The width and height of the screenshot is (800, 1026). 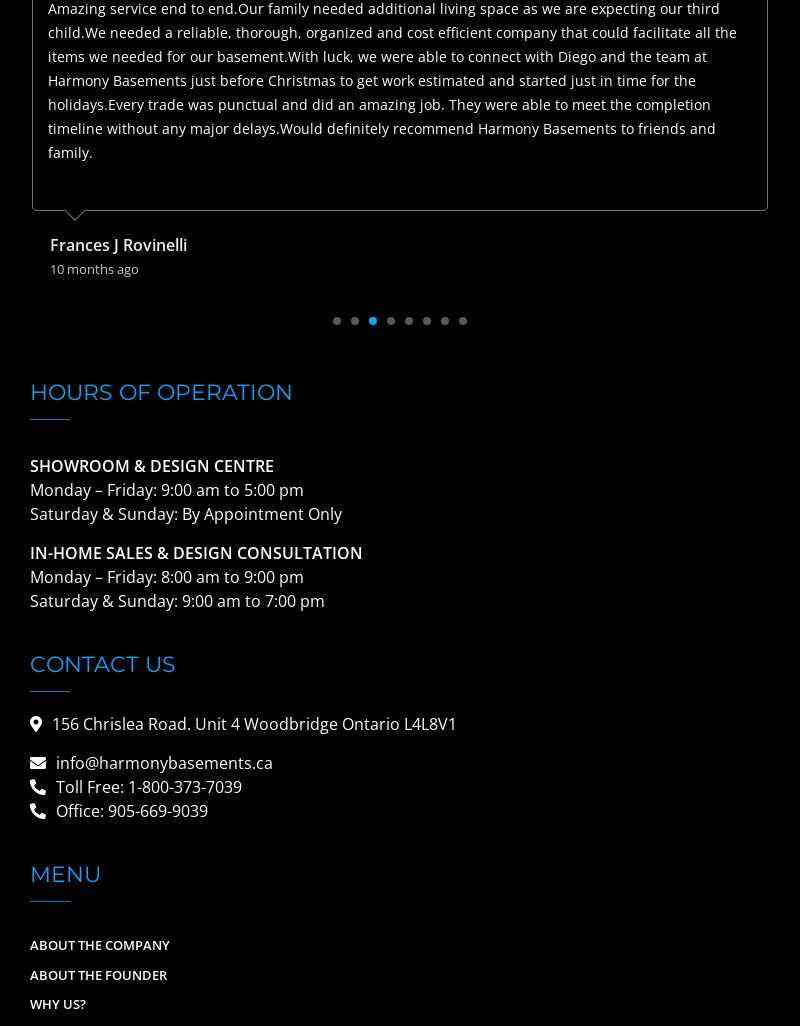 What do you see at coordinates (109, 245) in the screenshot?
I see `'Robert McGann'` at bounding box center [109, 245].